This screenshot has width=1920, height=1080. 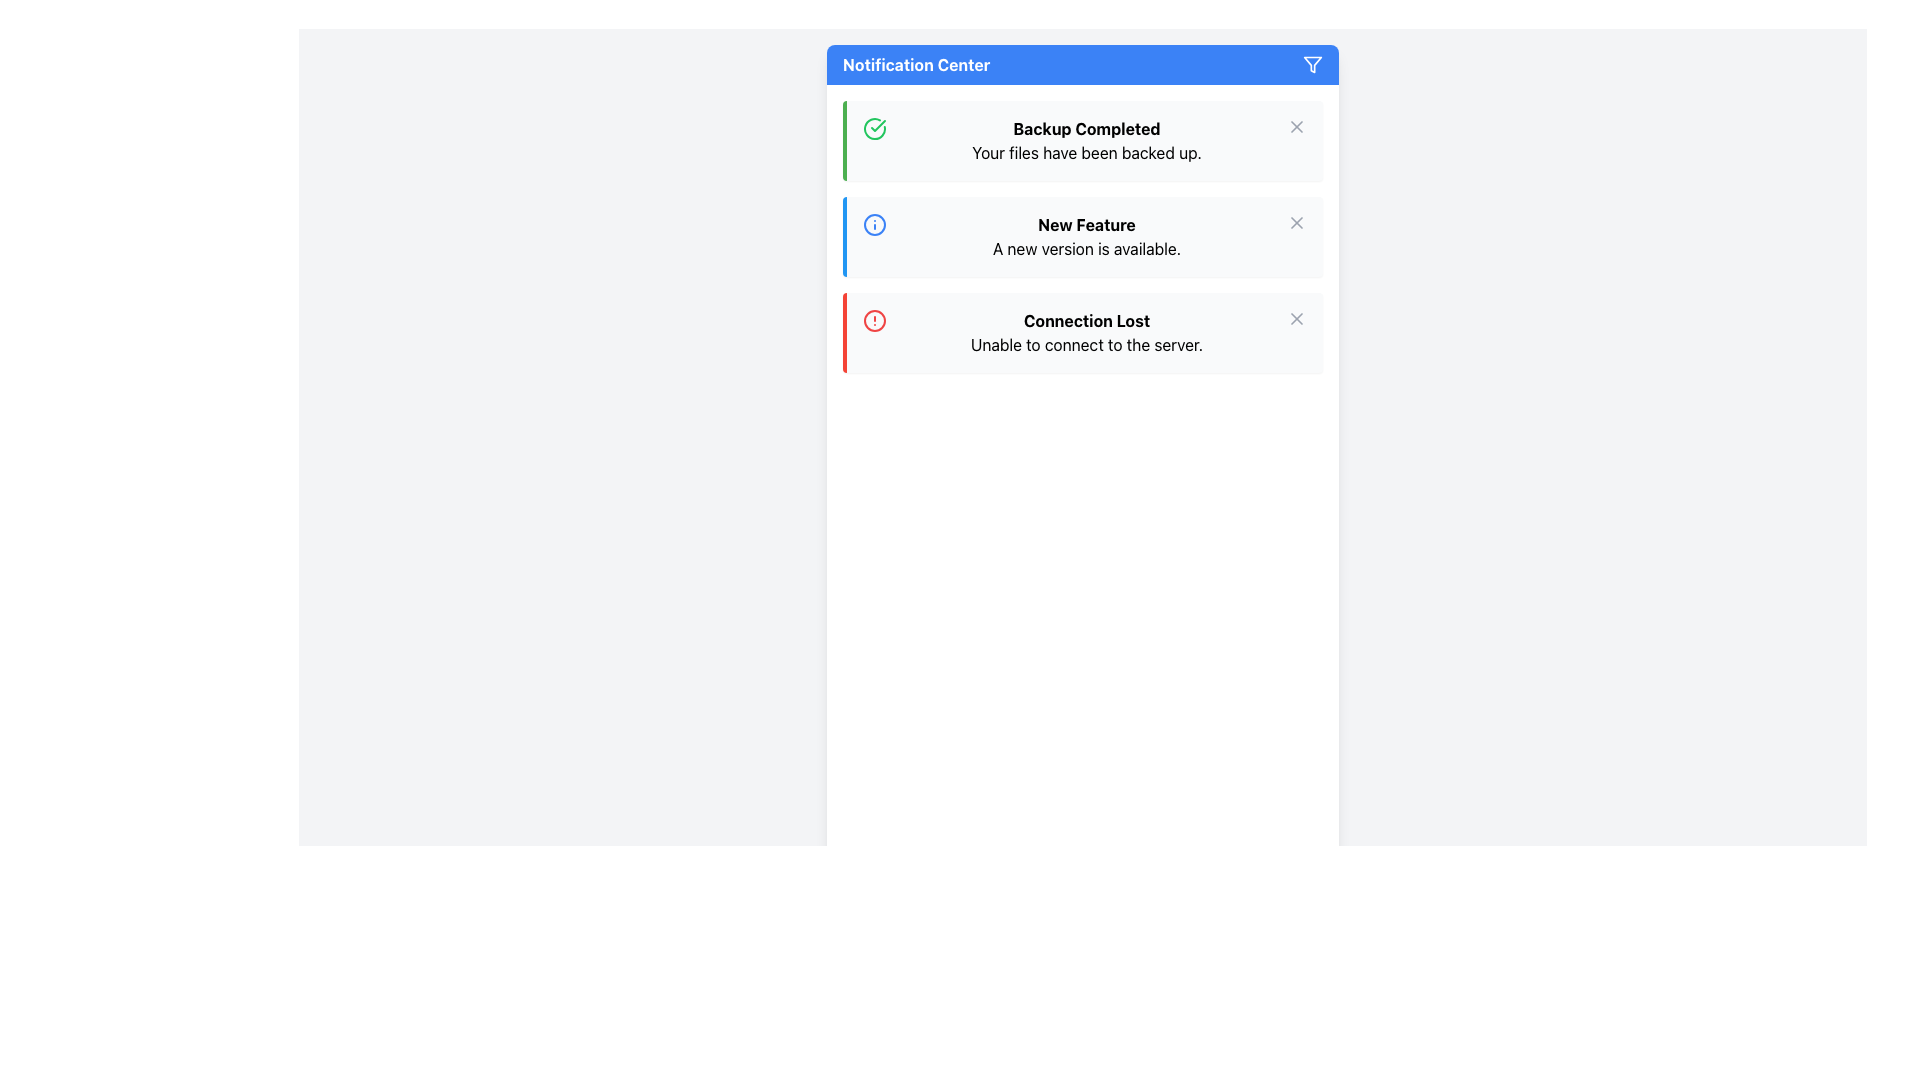 What do you see at coordinates (1085, 224) in the screenshot?
I see `the 'New Feature' text label, which is in bold font, black color, and part of the second notification item in the notification panel` at bounding box center [1085, 224].